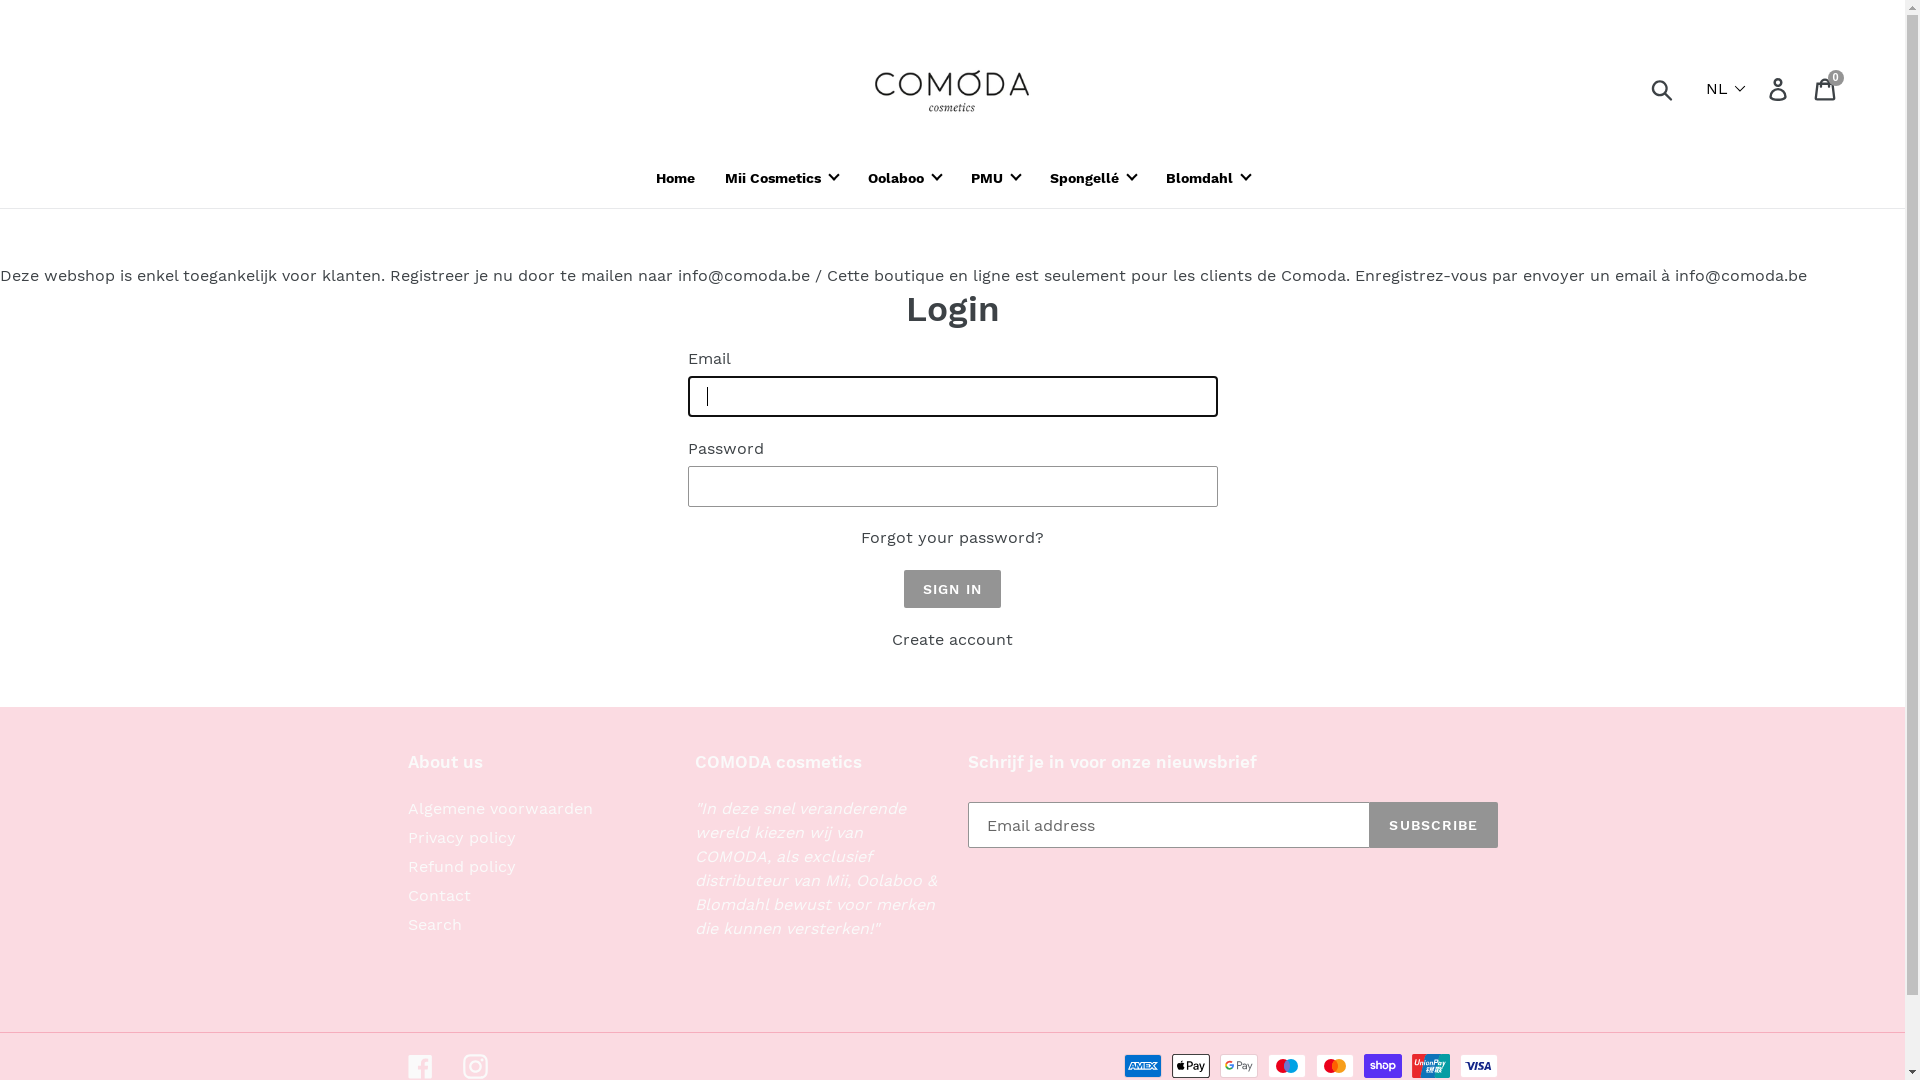 This screenshot has width=1920, height=1080. Describe the element at coordinates (407, 894) in the screenshot. I see `'Contact'` at that location.